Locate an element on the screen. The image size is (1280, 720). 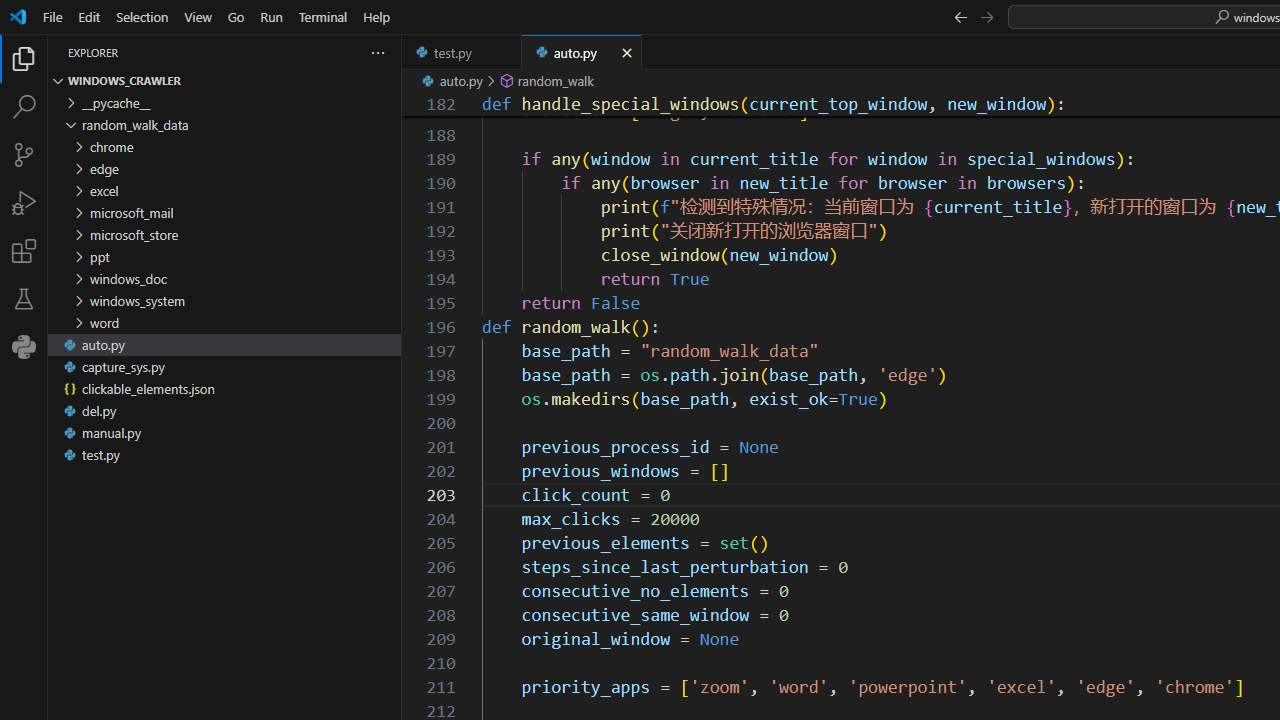
'Run' is located at coordinates (270, 16).